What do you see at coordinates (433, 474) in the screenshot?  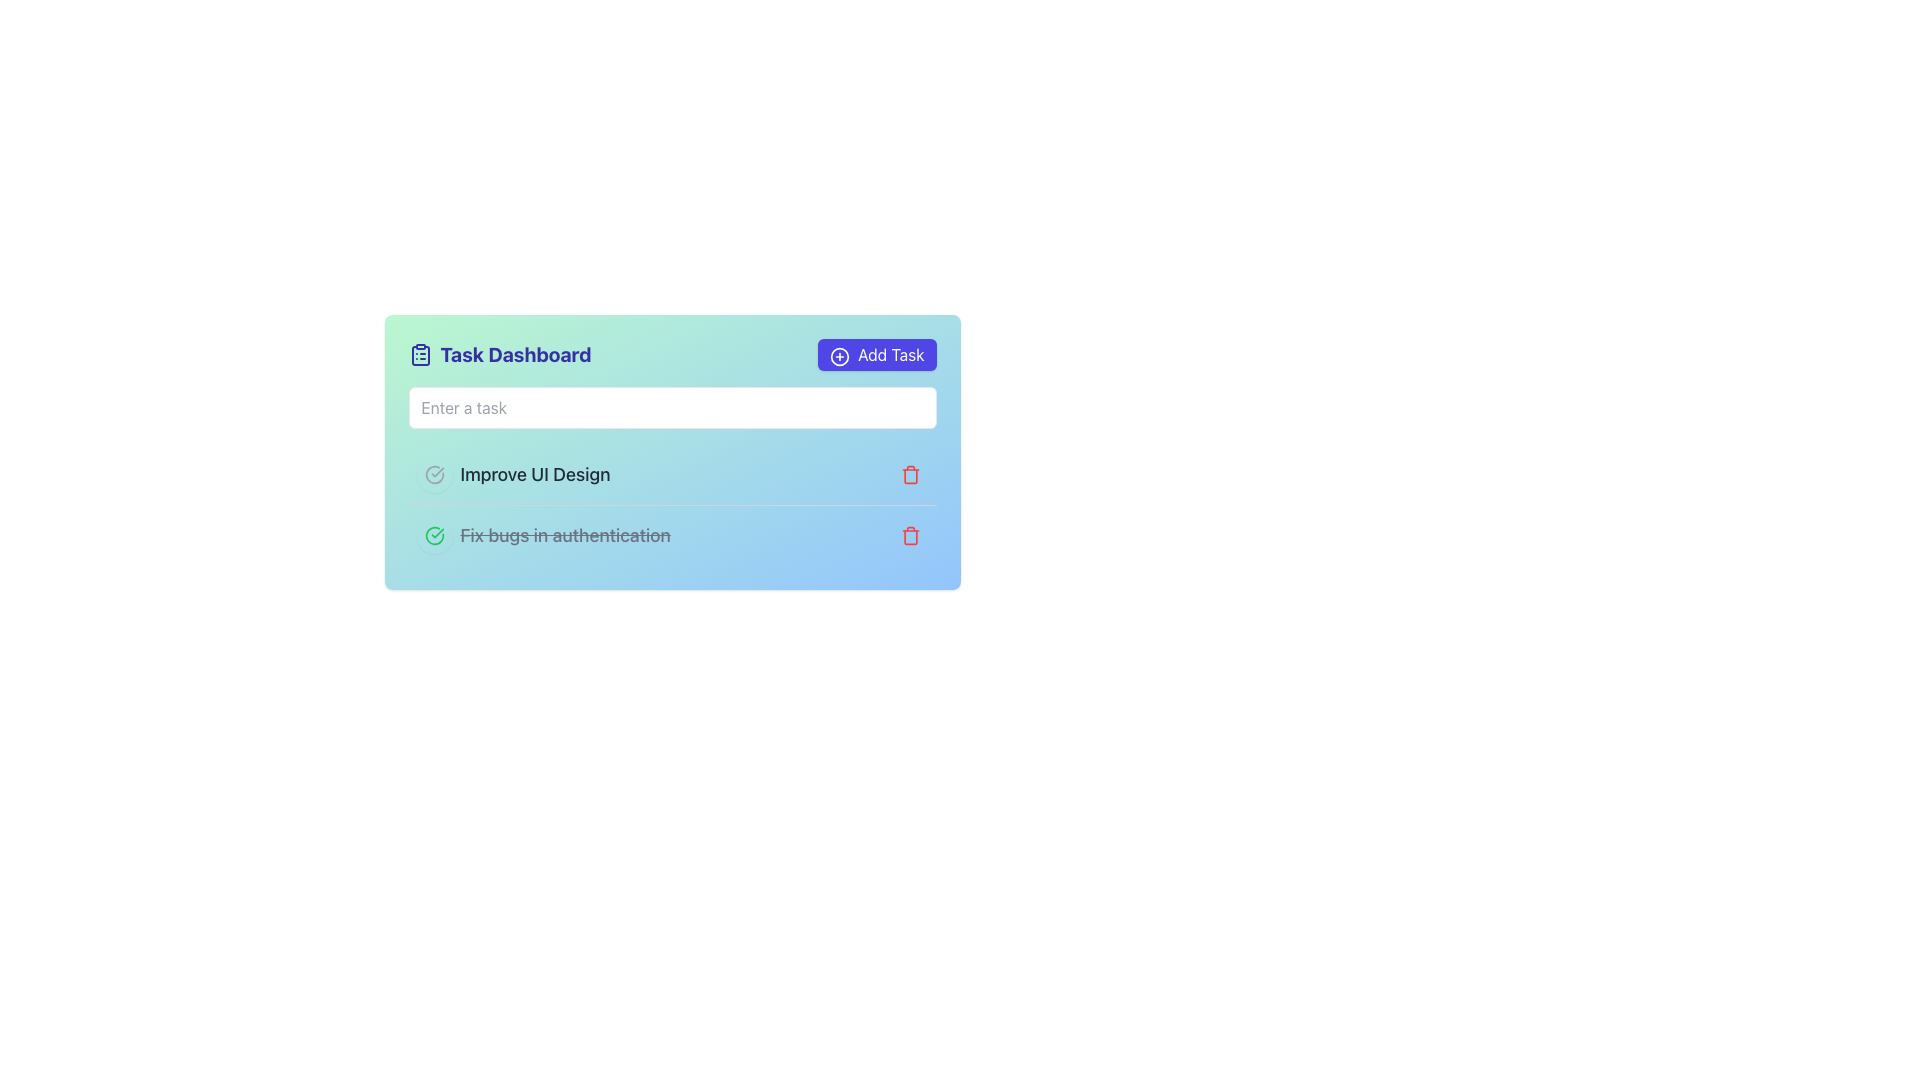 I see `the circular button with a gray outline and a checkmark icon to mark the task 'Improve UI Design' as complete` at bounding box center [433, 474].